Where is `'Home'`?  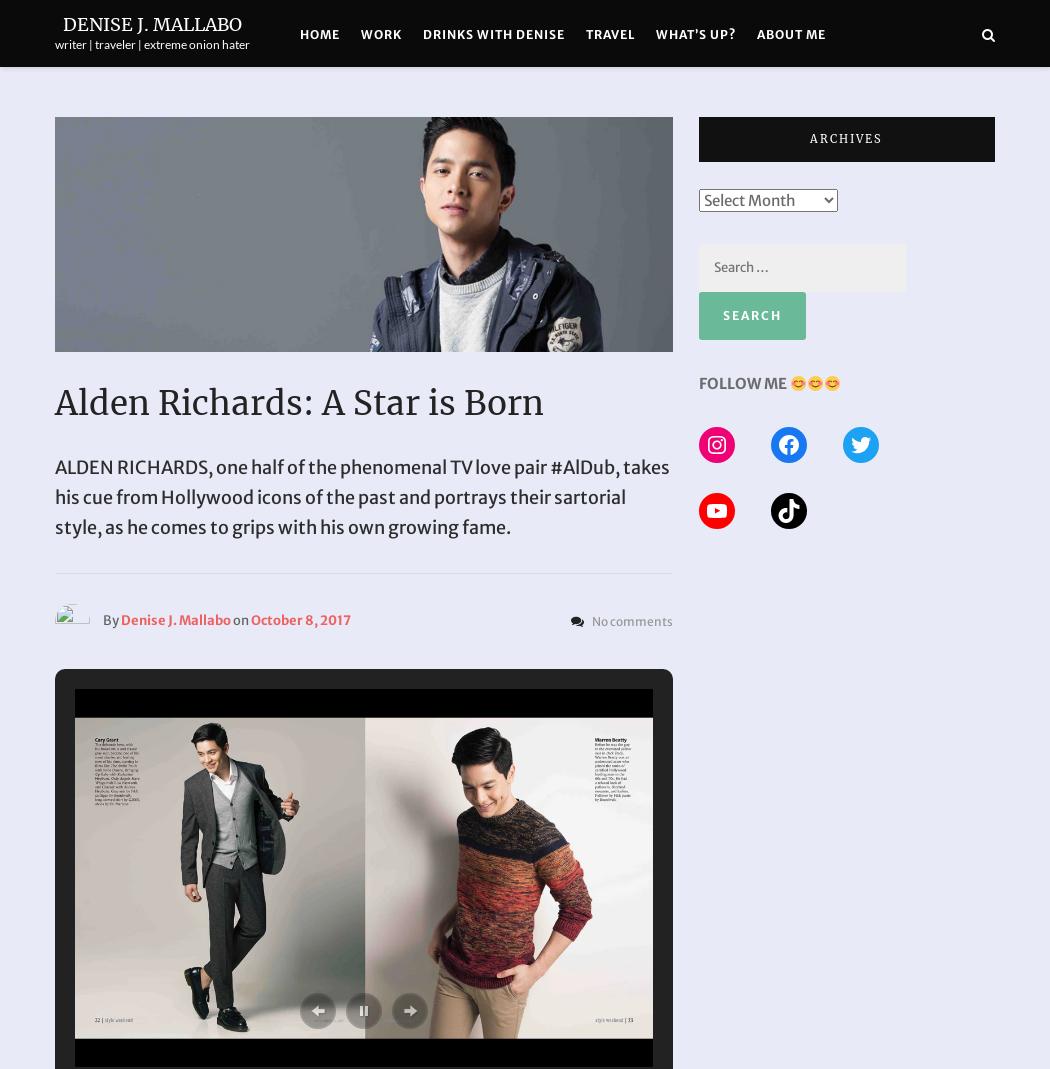 'Home' is located at coordinates (320, 33).